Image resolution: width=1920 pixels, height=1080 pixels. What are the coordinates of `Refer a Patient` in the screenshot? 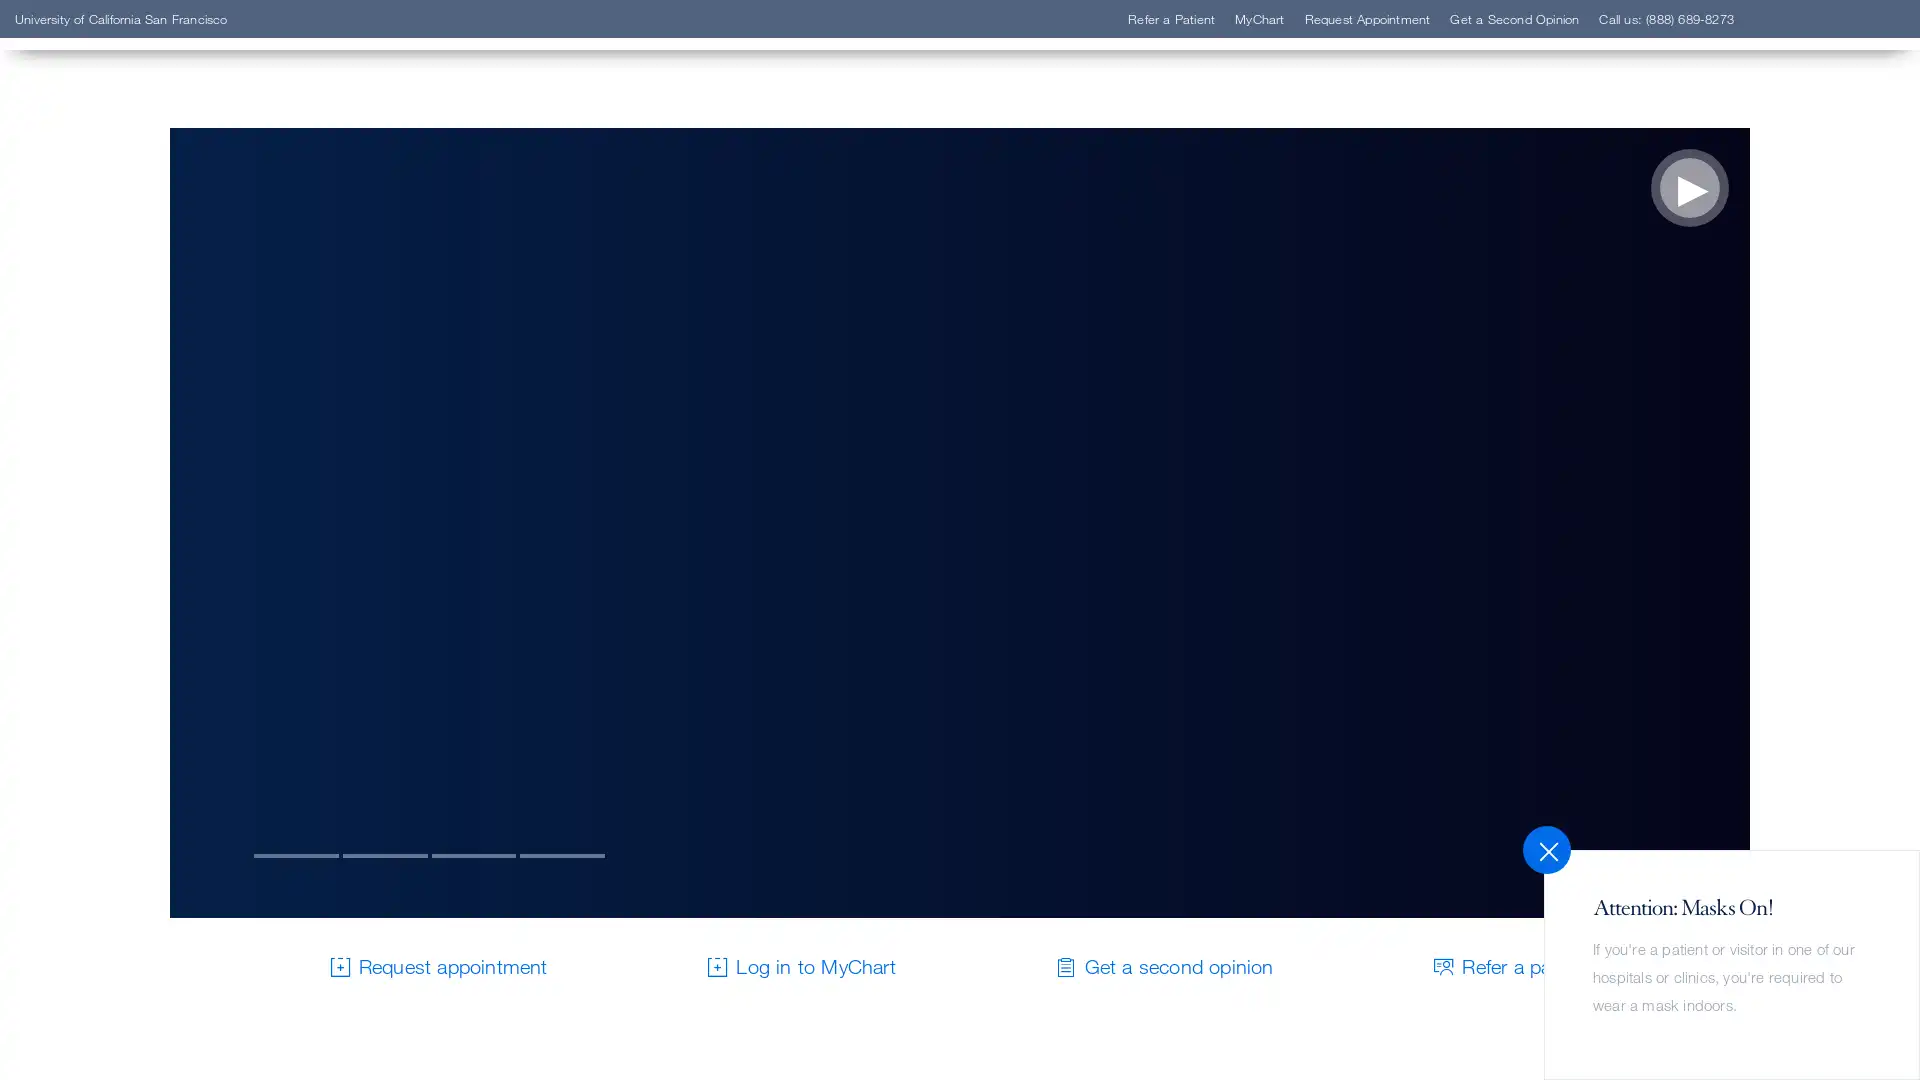 It's located at (143, 323).